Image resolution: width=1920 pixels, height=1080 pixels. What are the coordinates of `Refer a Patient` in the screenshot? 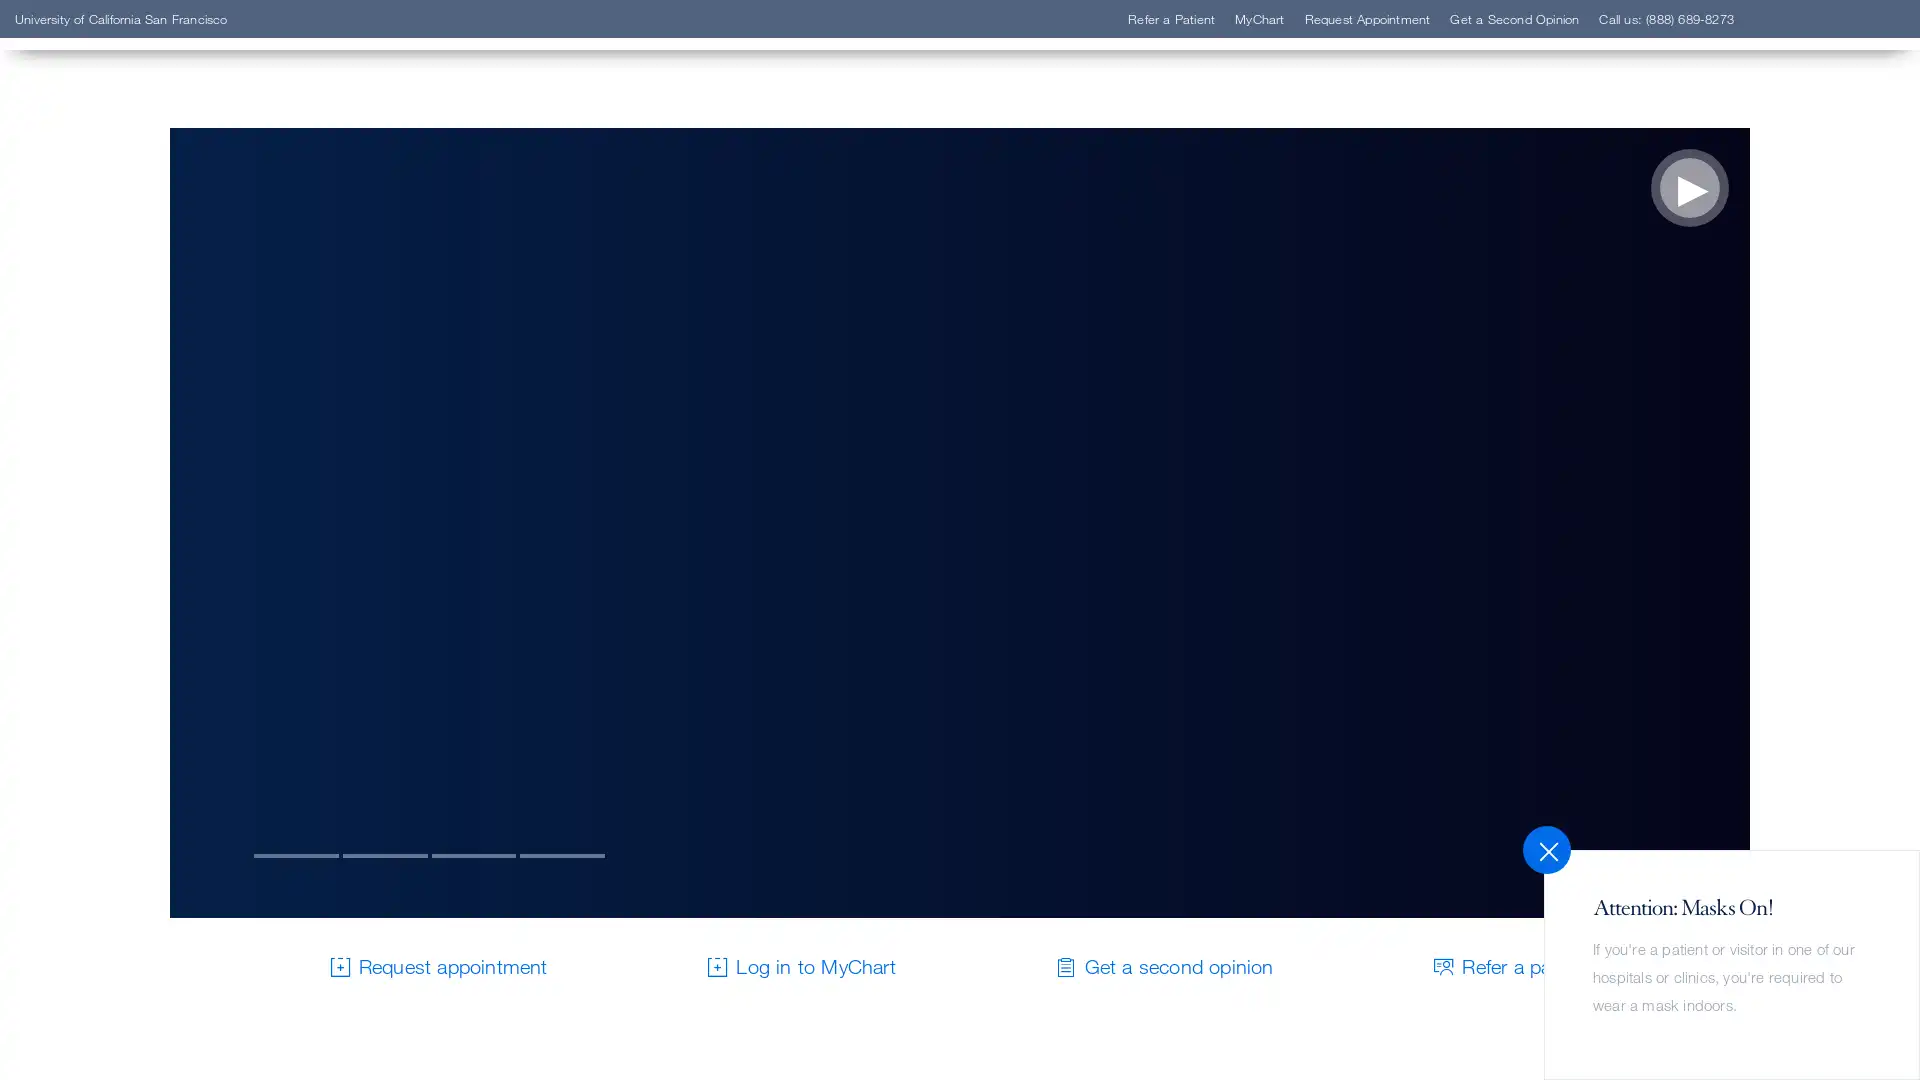 It's located at (143, 323).